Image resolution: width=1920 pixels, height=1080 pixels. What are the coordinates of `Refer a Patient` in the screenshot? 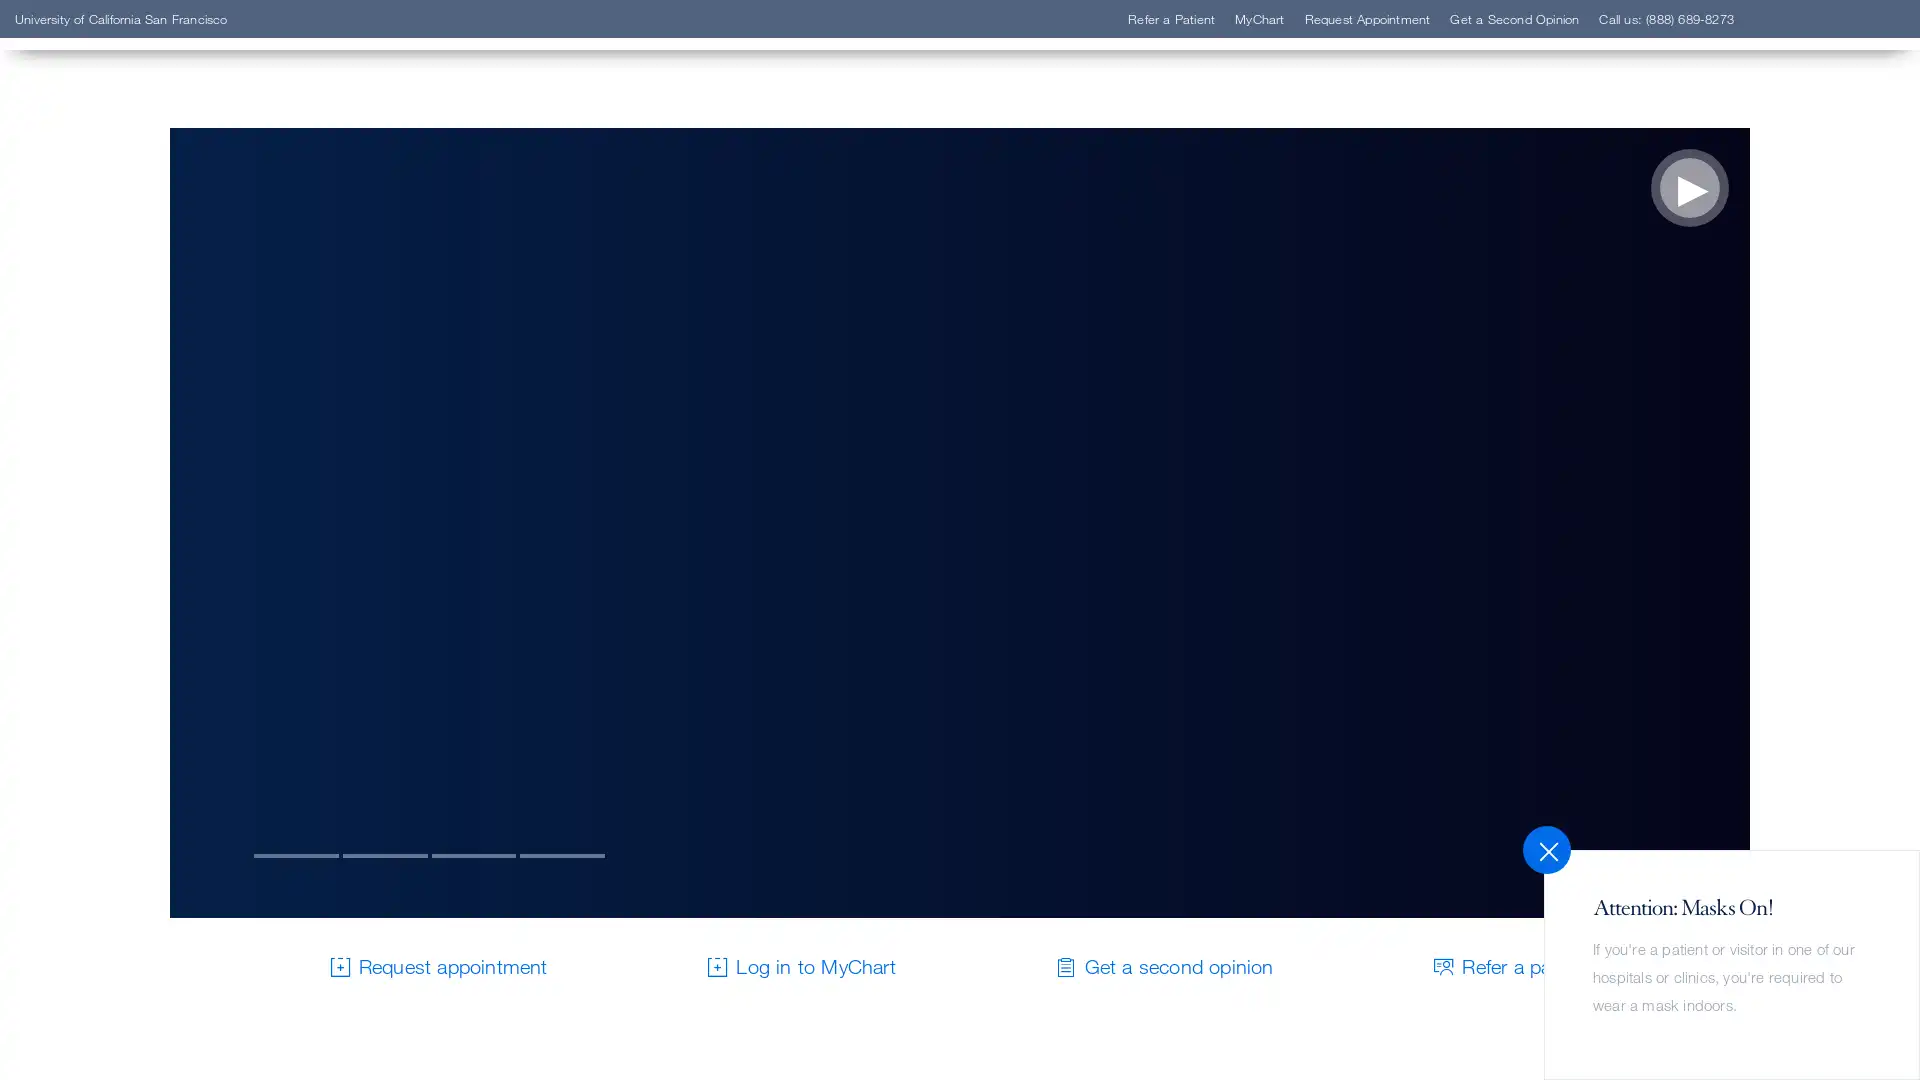 It's located at (143, 323).